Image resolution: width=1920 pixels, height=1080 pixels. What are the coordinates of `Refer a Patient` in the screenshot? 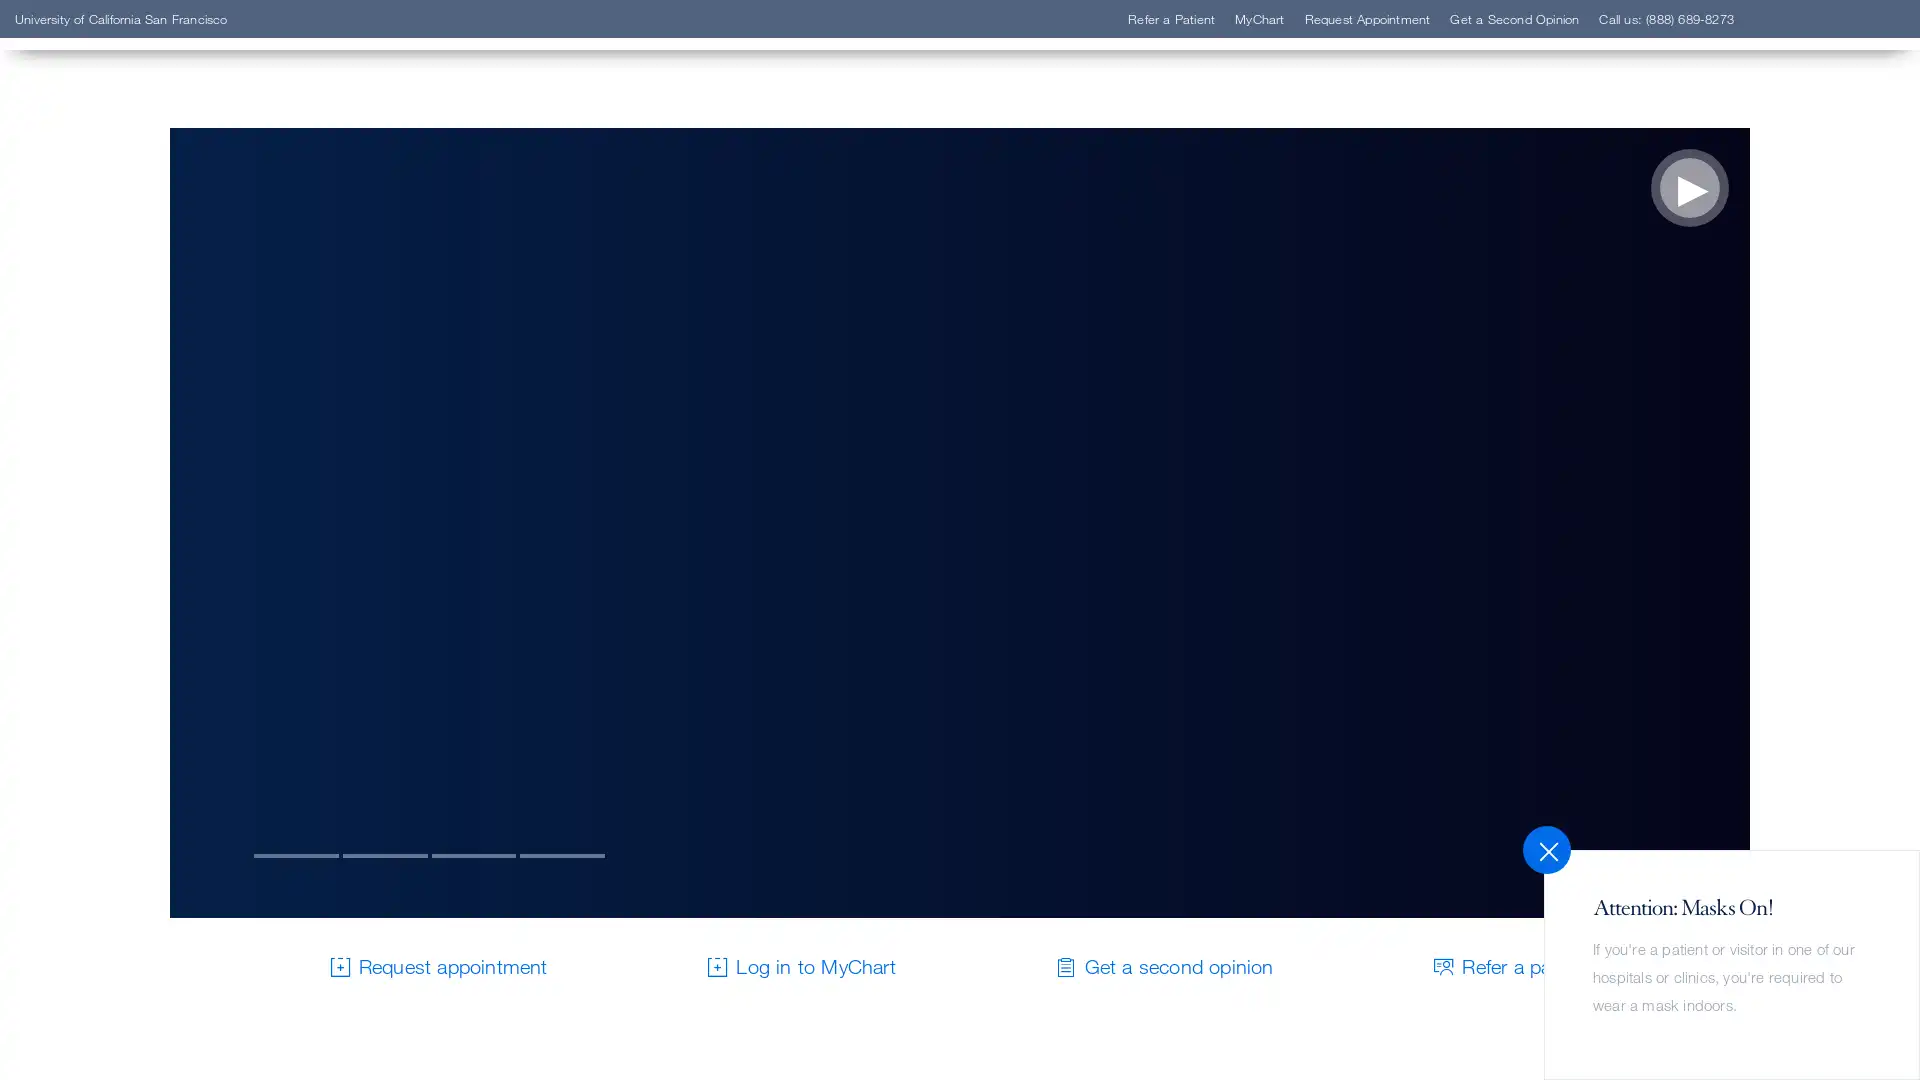 It's located at (143, 323).